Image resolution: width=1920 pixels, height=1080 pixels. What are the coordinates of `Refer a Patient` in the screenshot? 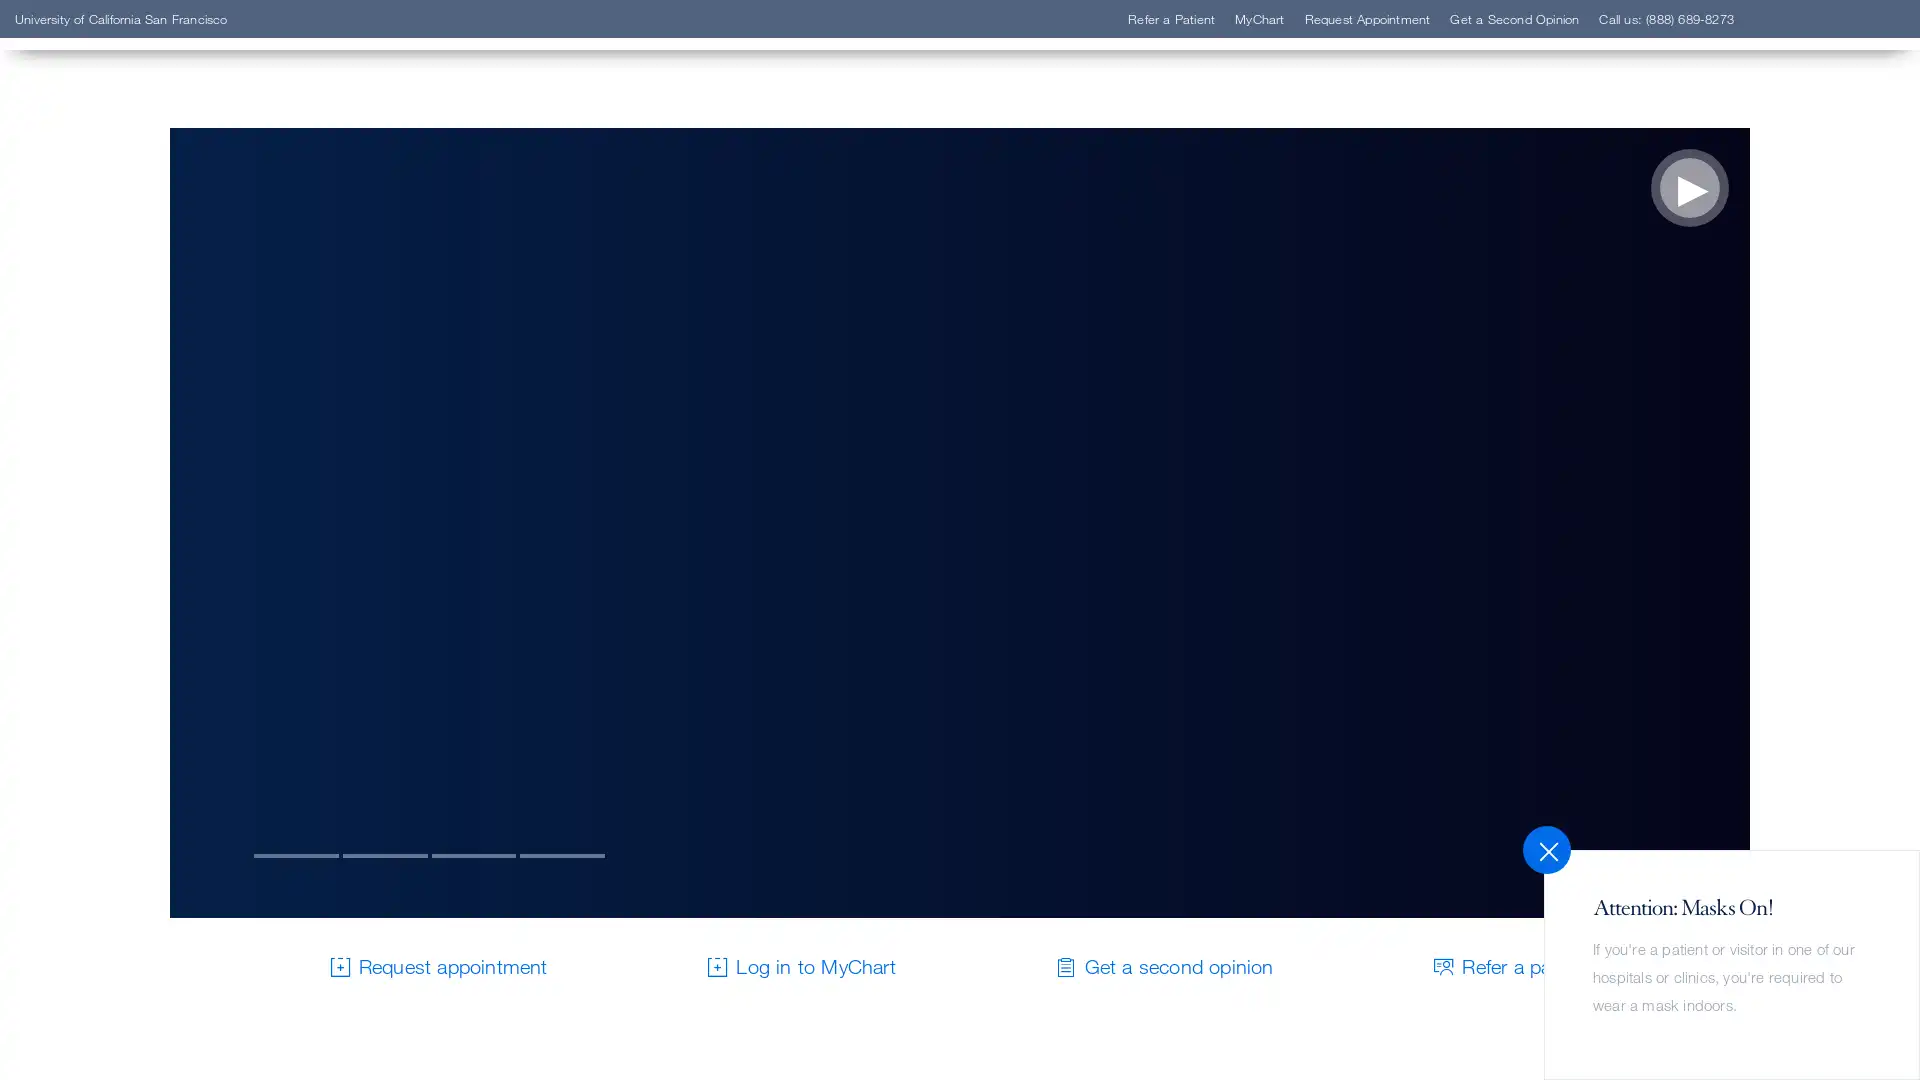 It's located at (143, 323).